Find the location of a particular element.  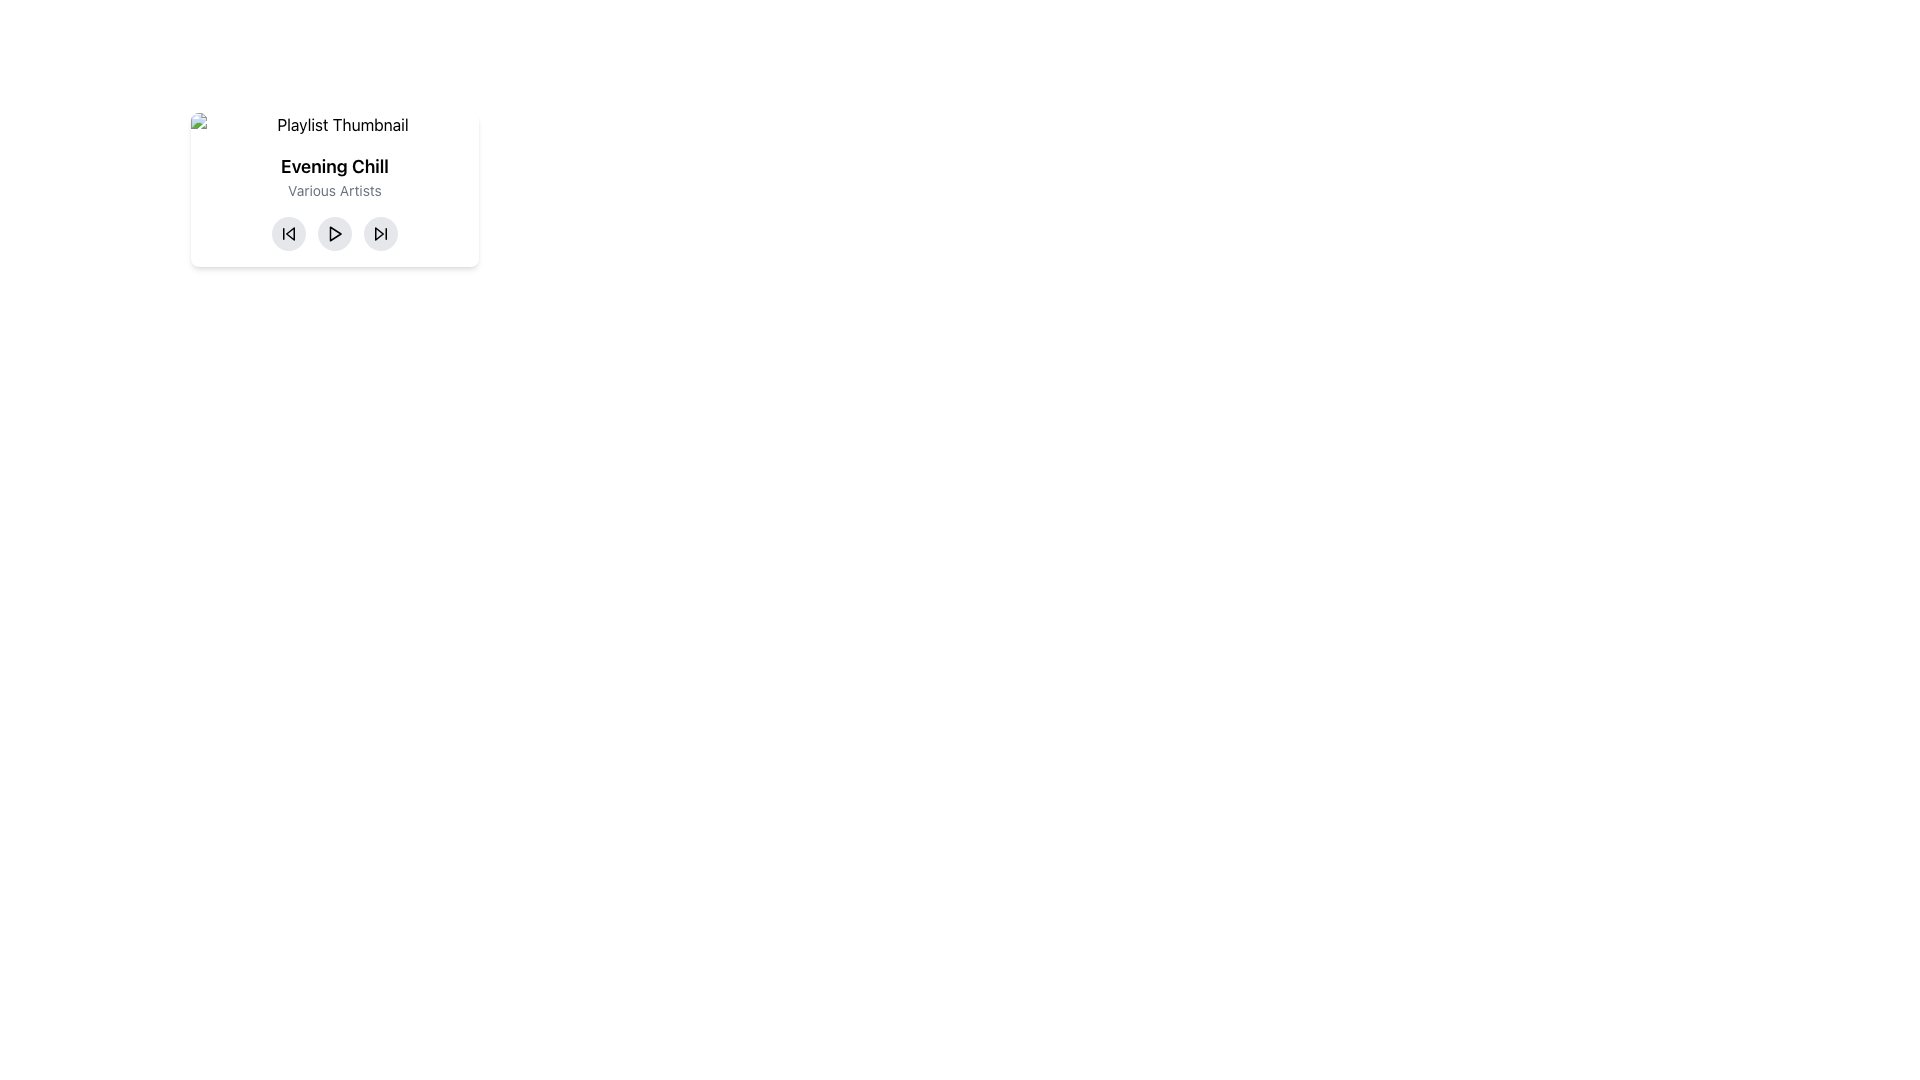

the left-pointing triangular skip back button within the playback control SVG element located at the bottom of the card component is located at coordinates (289, 233).